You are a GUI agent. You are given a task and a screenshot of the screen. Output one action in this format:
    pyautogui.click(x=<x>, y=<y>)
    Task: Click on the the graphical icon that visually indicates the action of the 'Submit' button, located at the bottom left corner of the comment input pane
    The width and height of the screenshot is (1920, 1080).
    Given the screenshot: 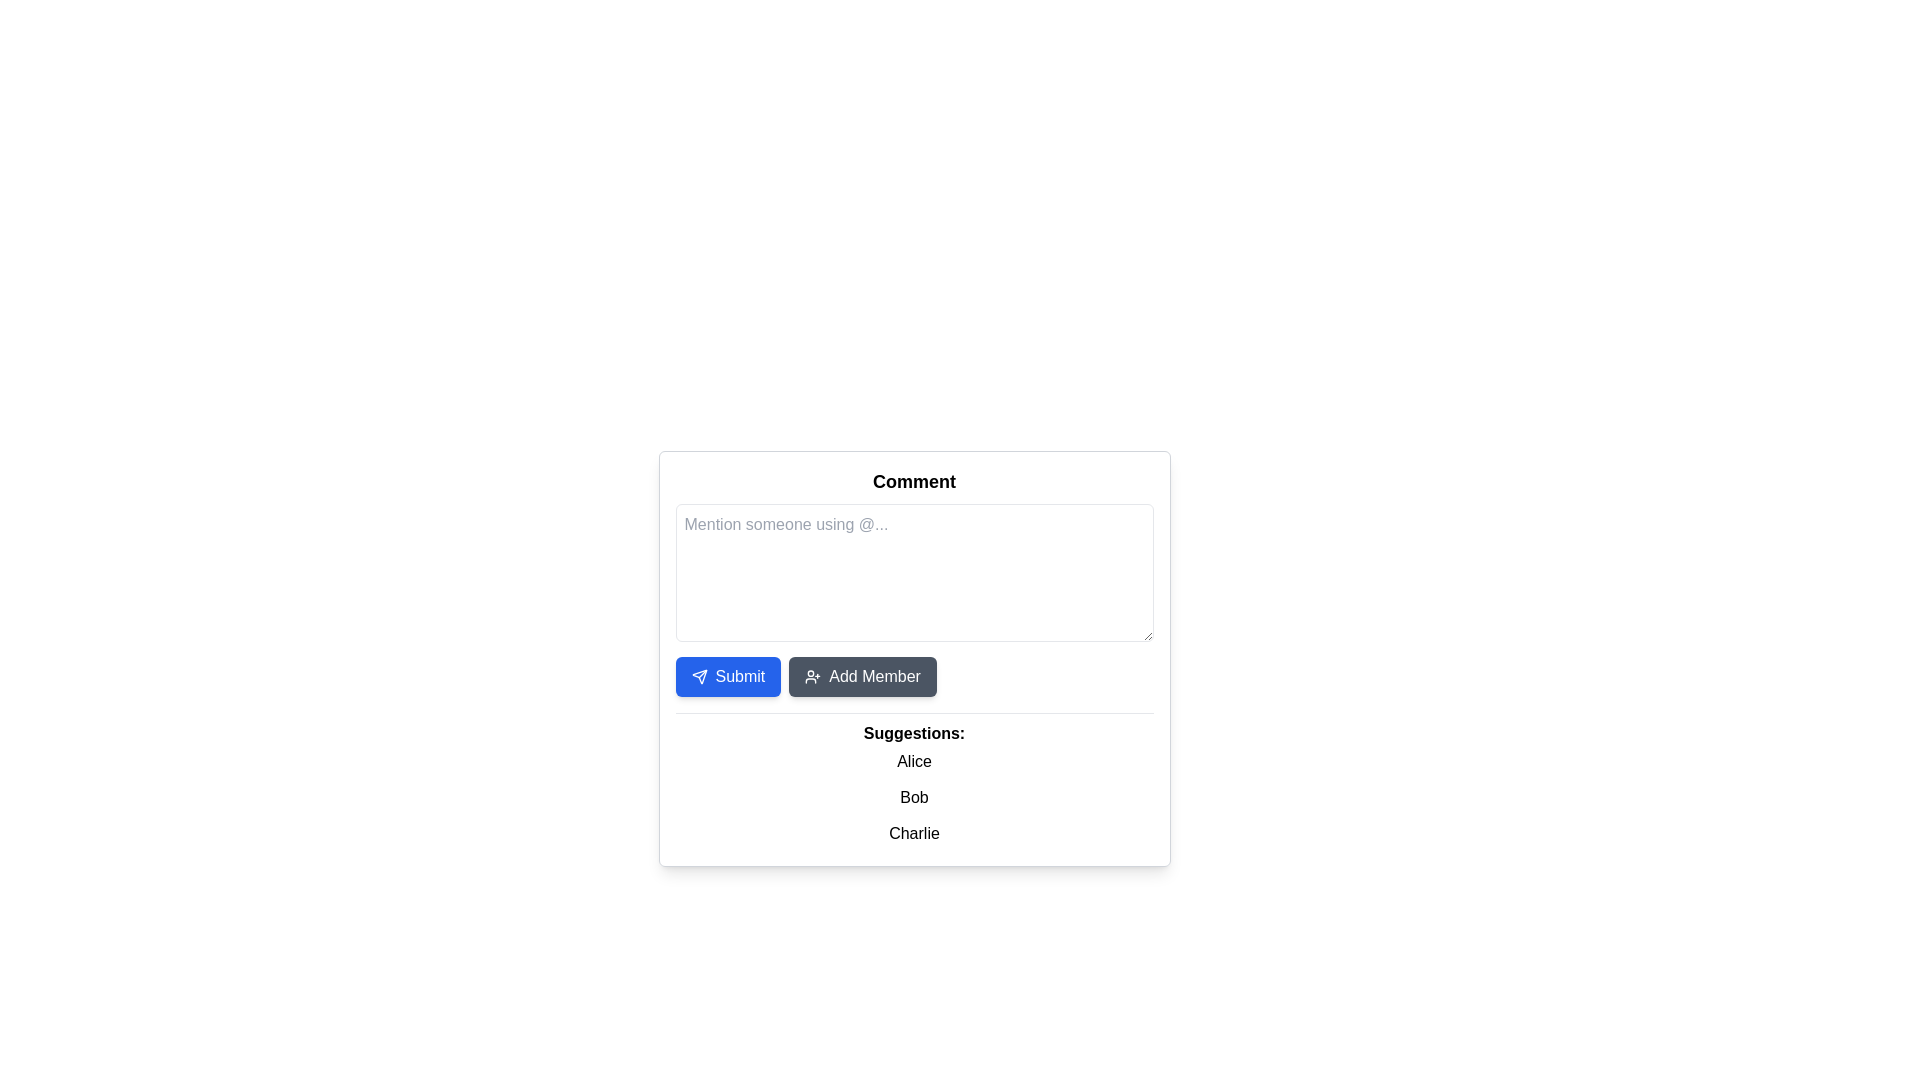 What is the action you would take?
    pyautogui.click(x=699, y=676)
    